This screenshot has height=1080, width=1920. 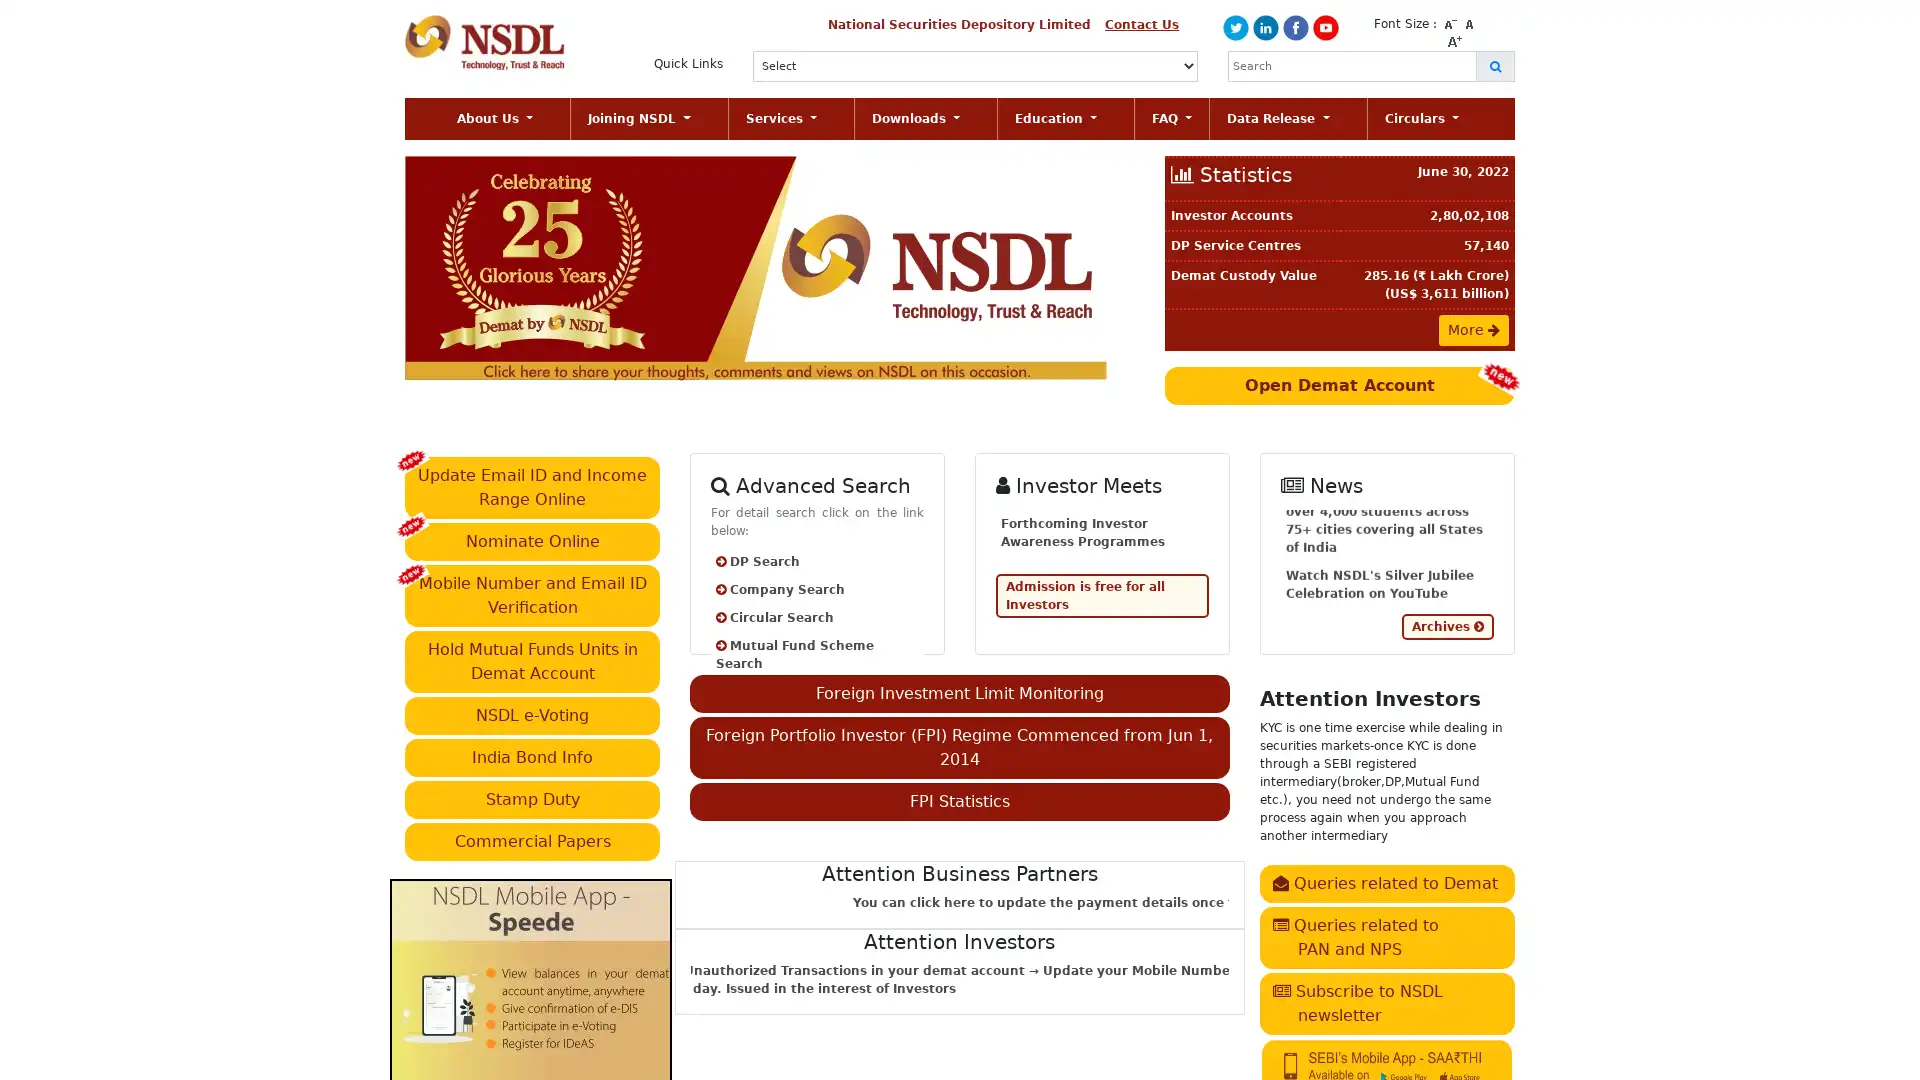 I want to click on Mobile Number and Email ID Verification, so click(x=532, y=593).